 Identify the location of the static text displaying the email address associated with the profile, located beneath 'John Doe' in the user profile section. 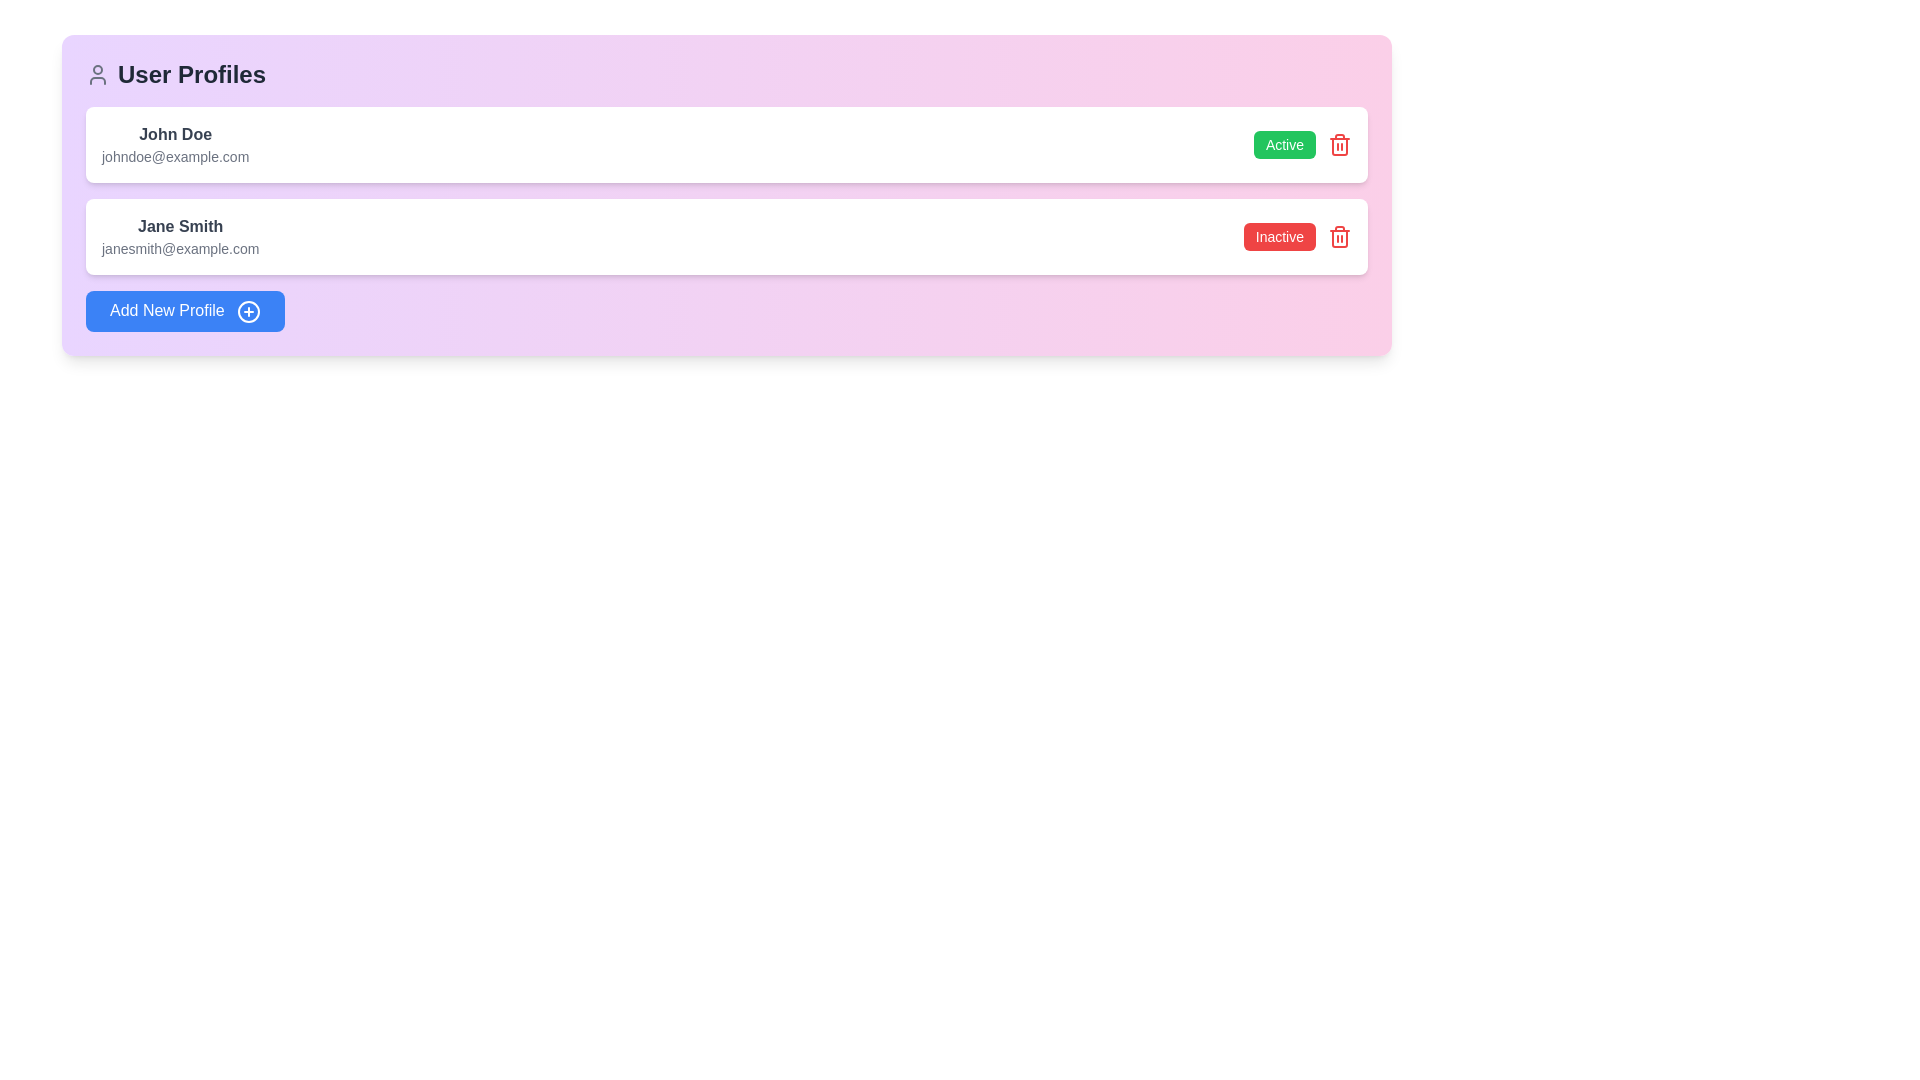
(175, 156).